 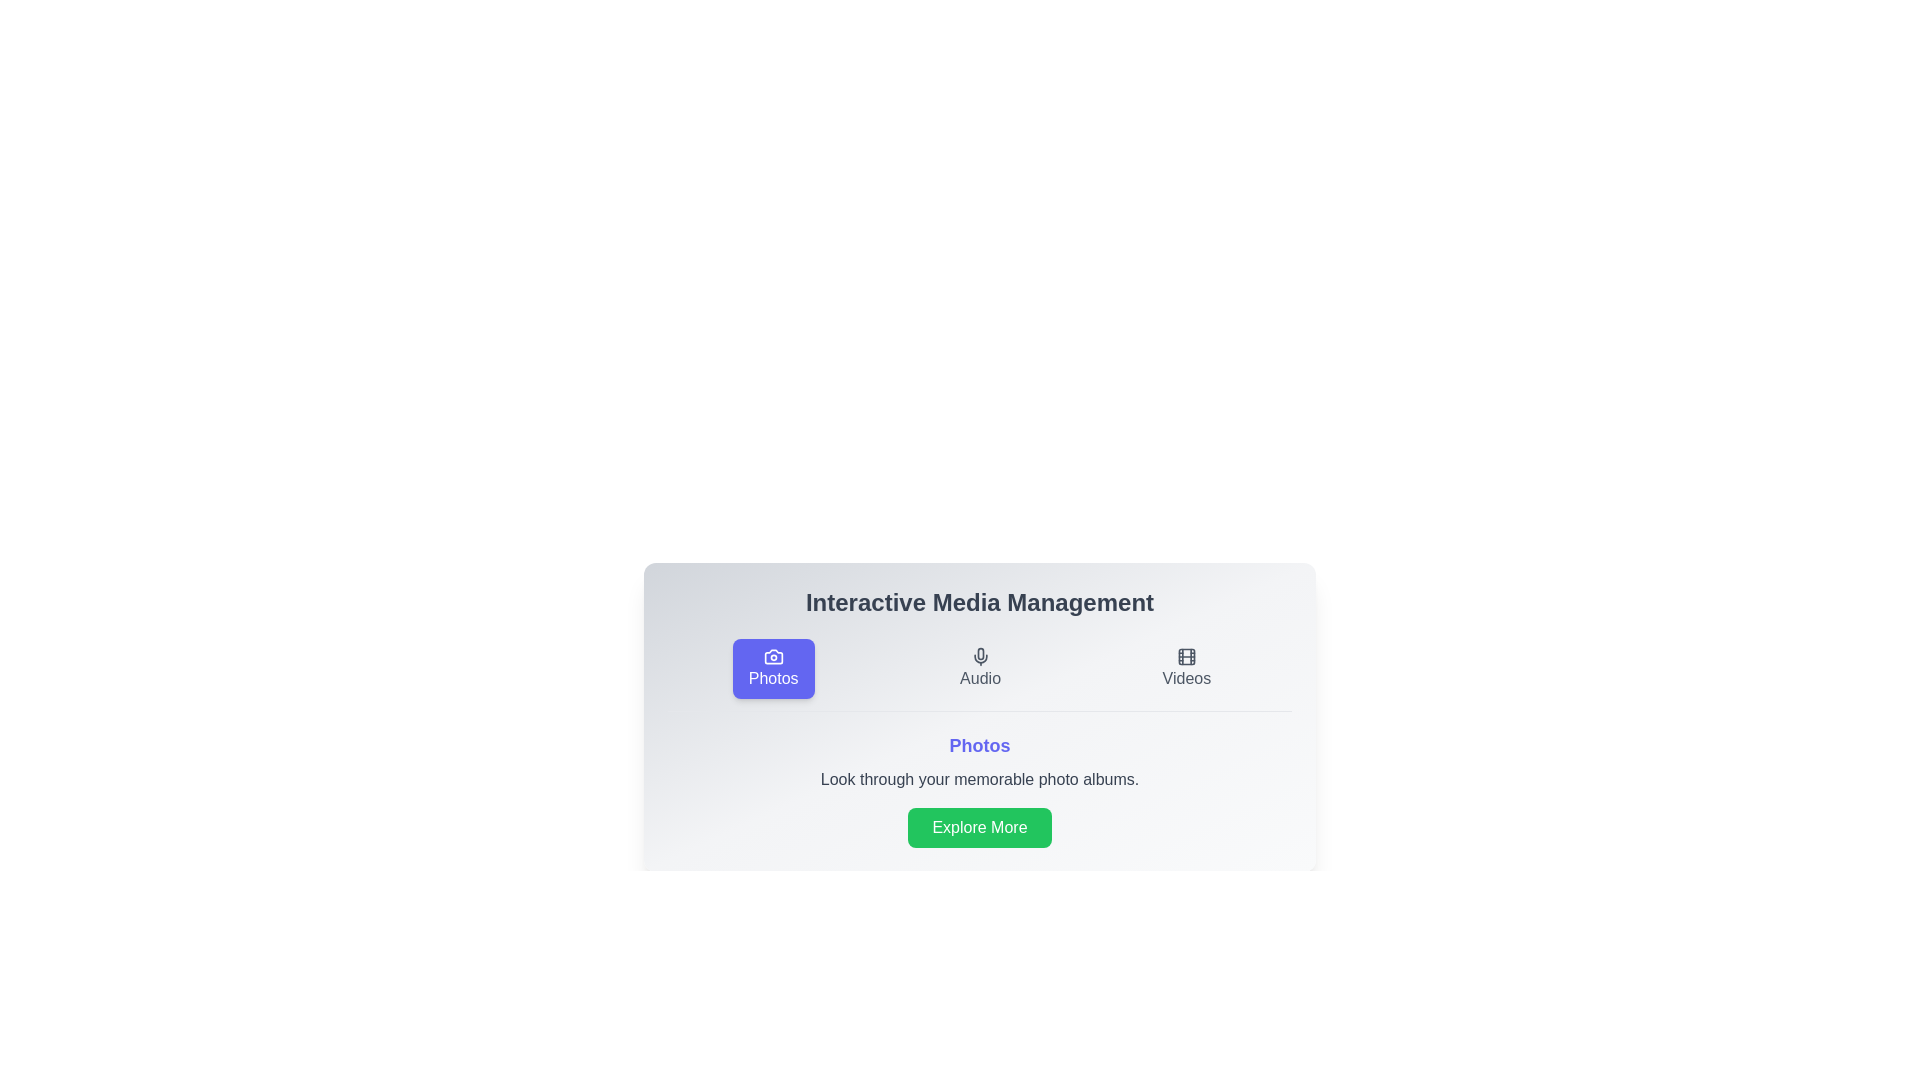 What do you see at coordinates (980, 668) in the screenshot?
I see `the Audio tab to view its content` at bounding box center [980, 668].